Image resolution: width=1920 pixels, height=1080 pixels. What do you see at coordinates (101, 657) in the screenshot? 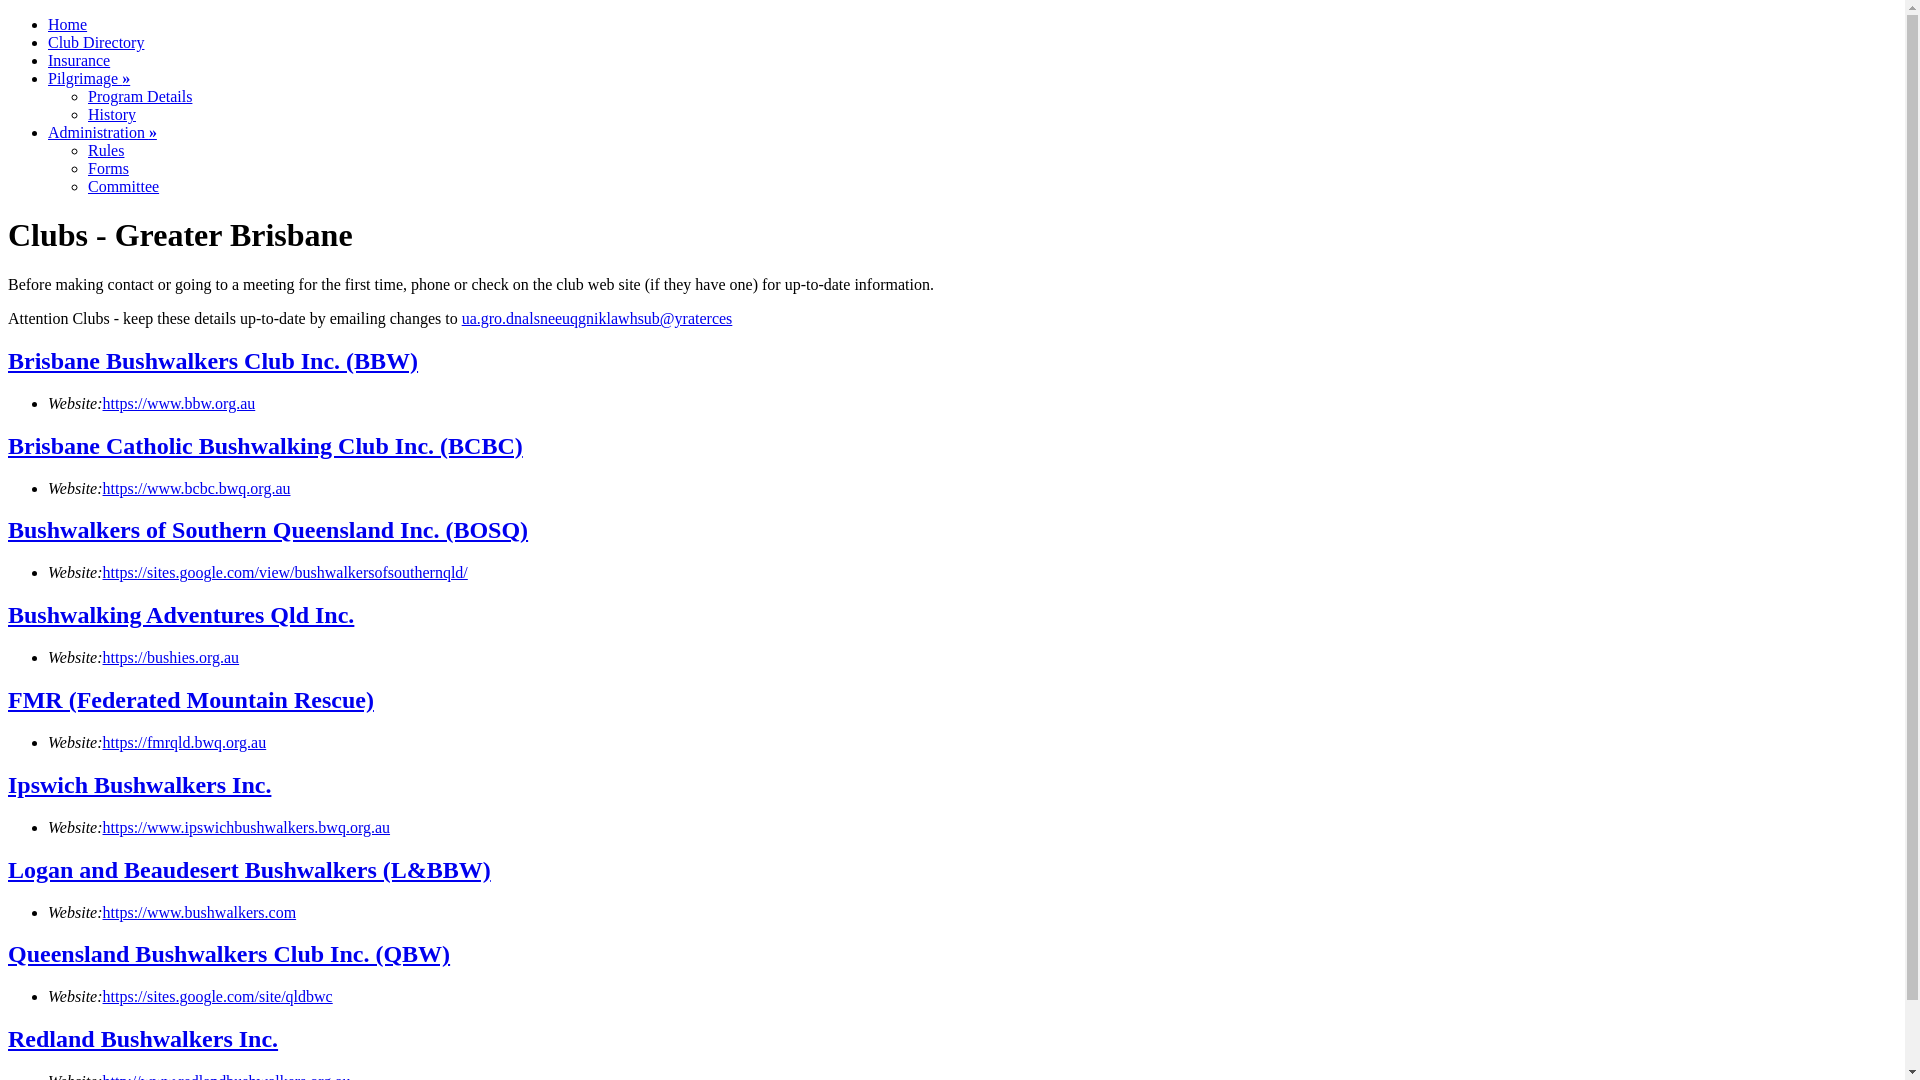
I see `'https://bushies.org.au'` at bounding box center [101, 657].